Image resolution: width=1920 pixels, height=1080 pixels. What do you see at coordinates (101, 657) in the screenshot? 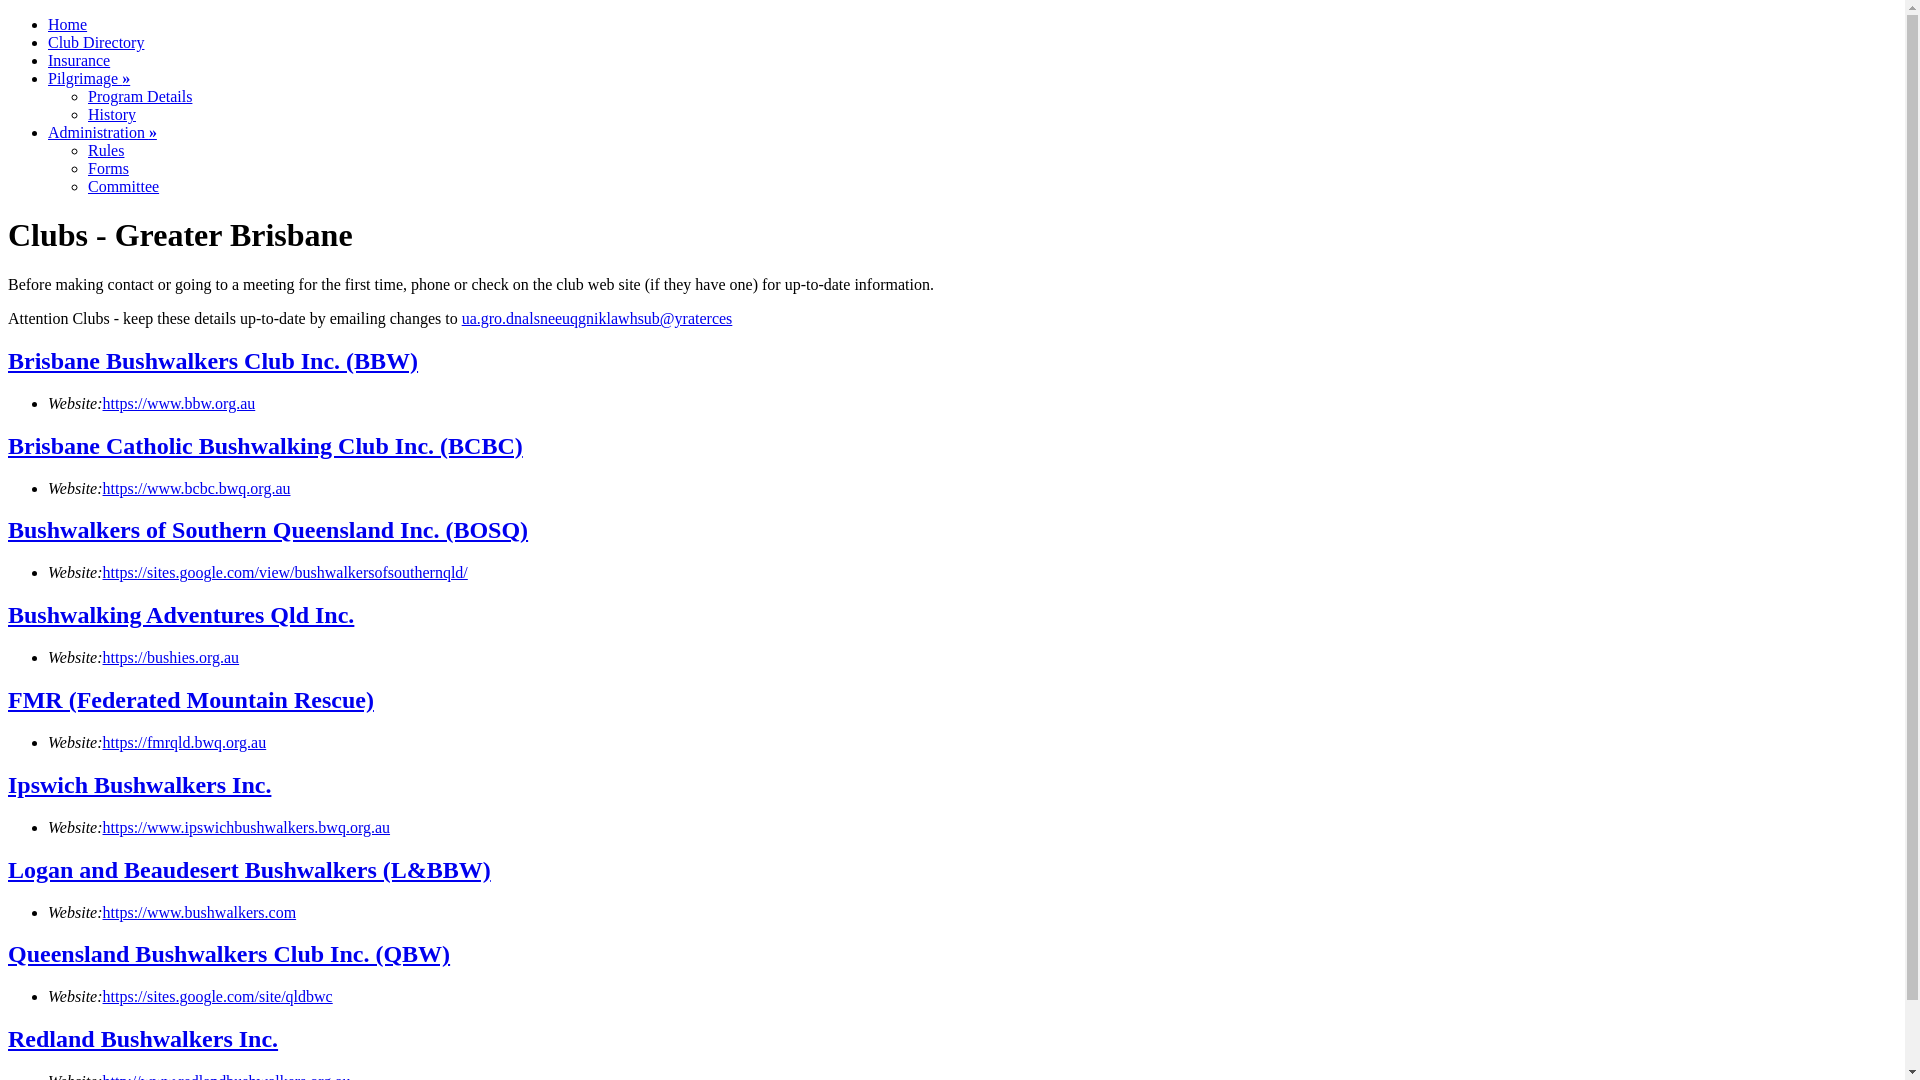
I see `'https://bushies.org.au'` at bounding box center [101, 657].